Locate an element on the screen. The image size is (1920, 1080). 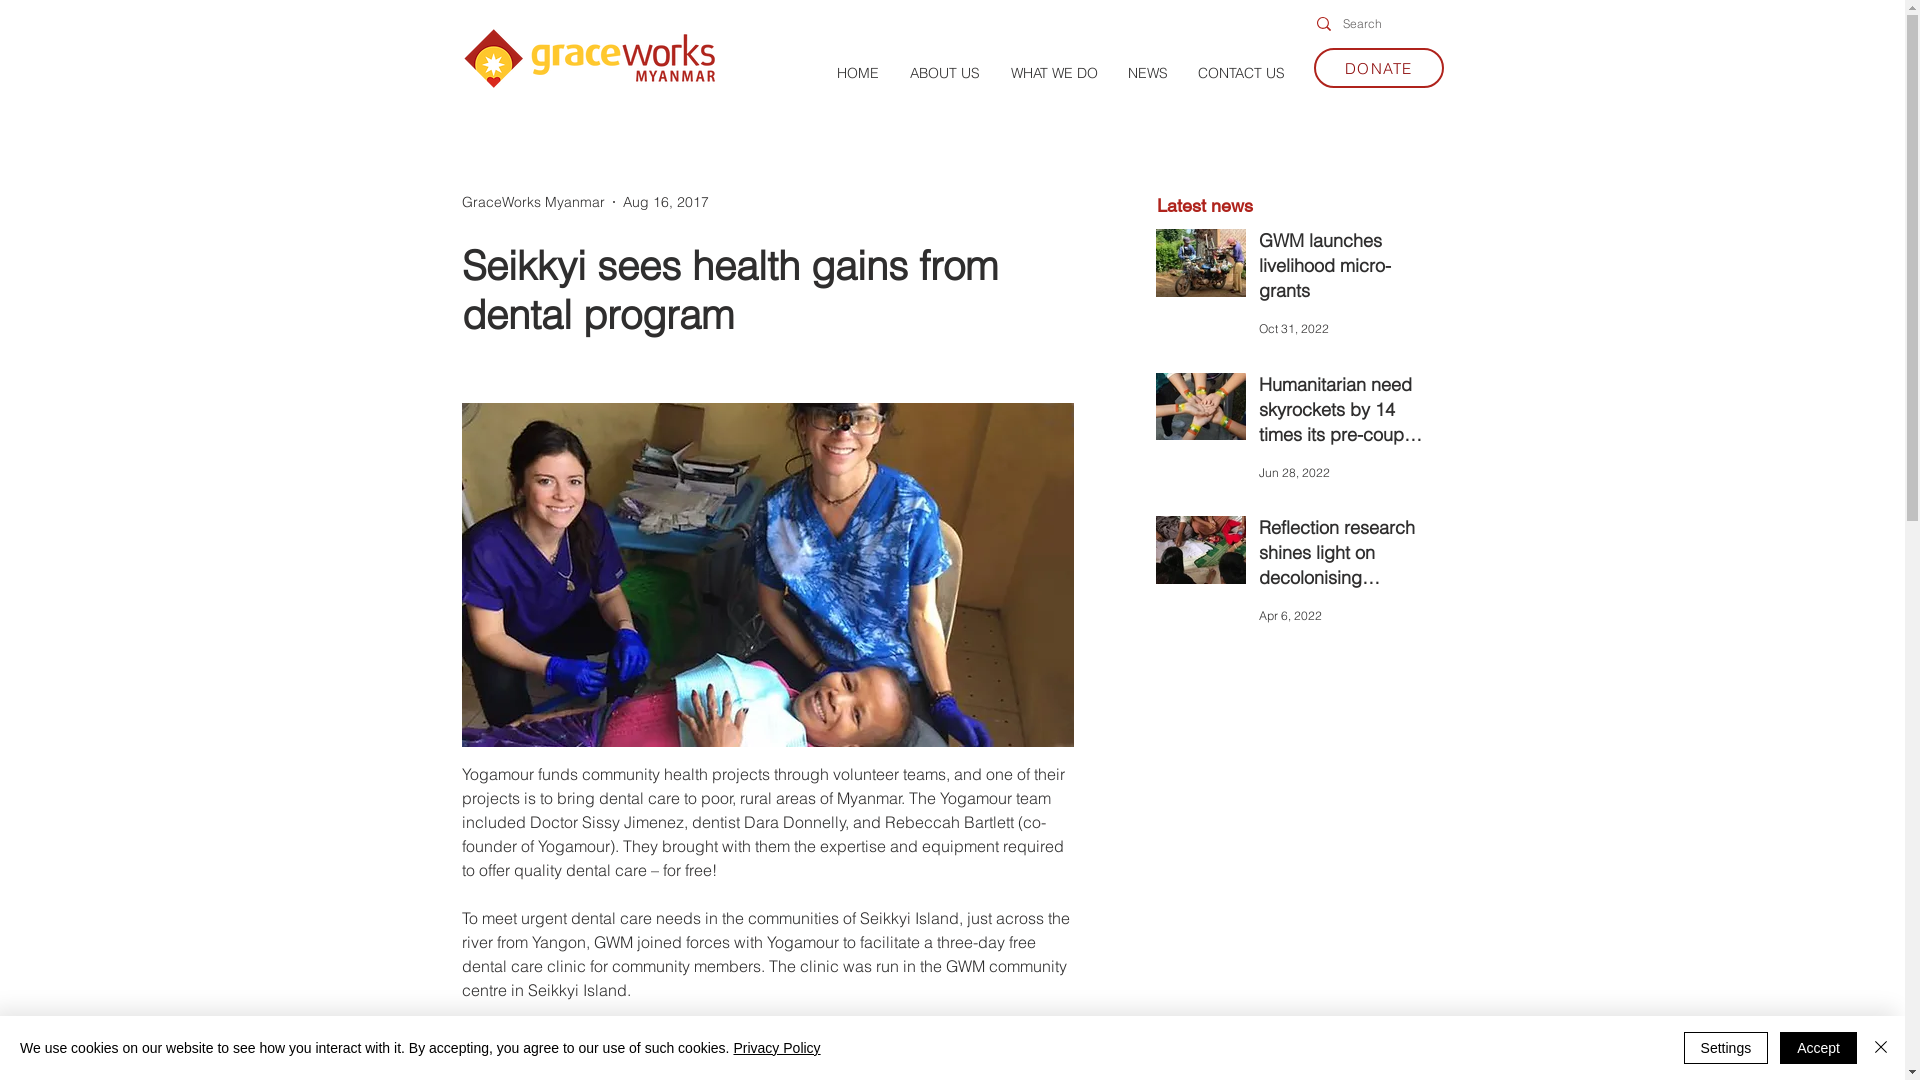
'WHAT WE DO' is located at coordinates (1053, 72).